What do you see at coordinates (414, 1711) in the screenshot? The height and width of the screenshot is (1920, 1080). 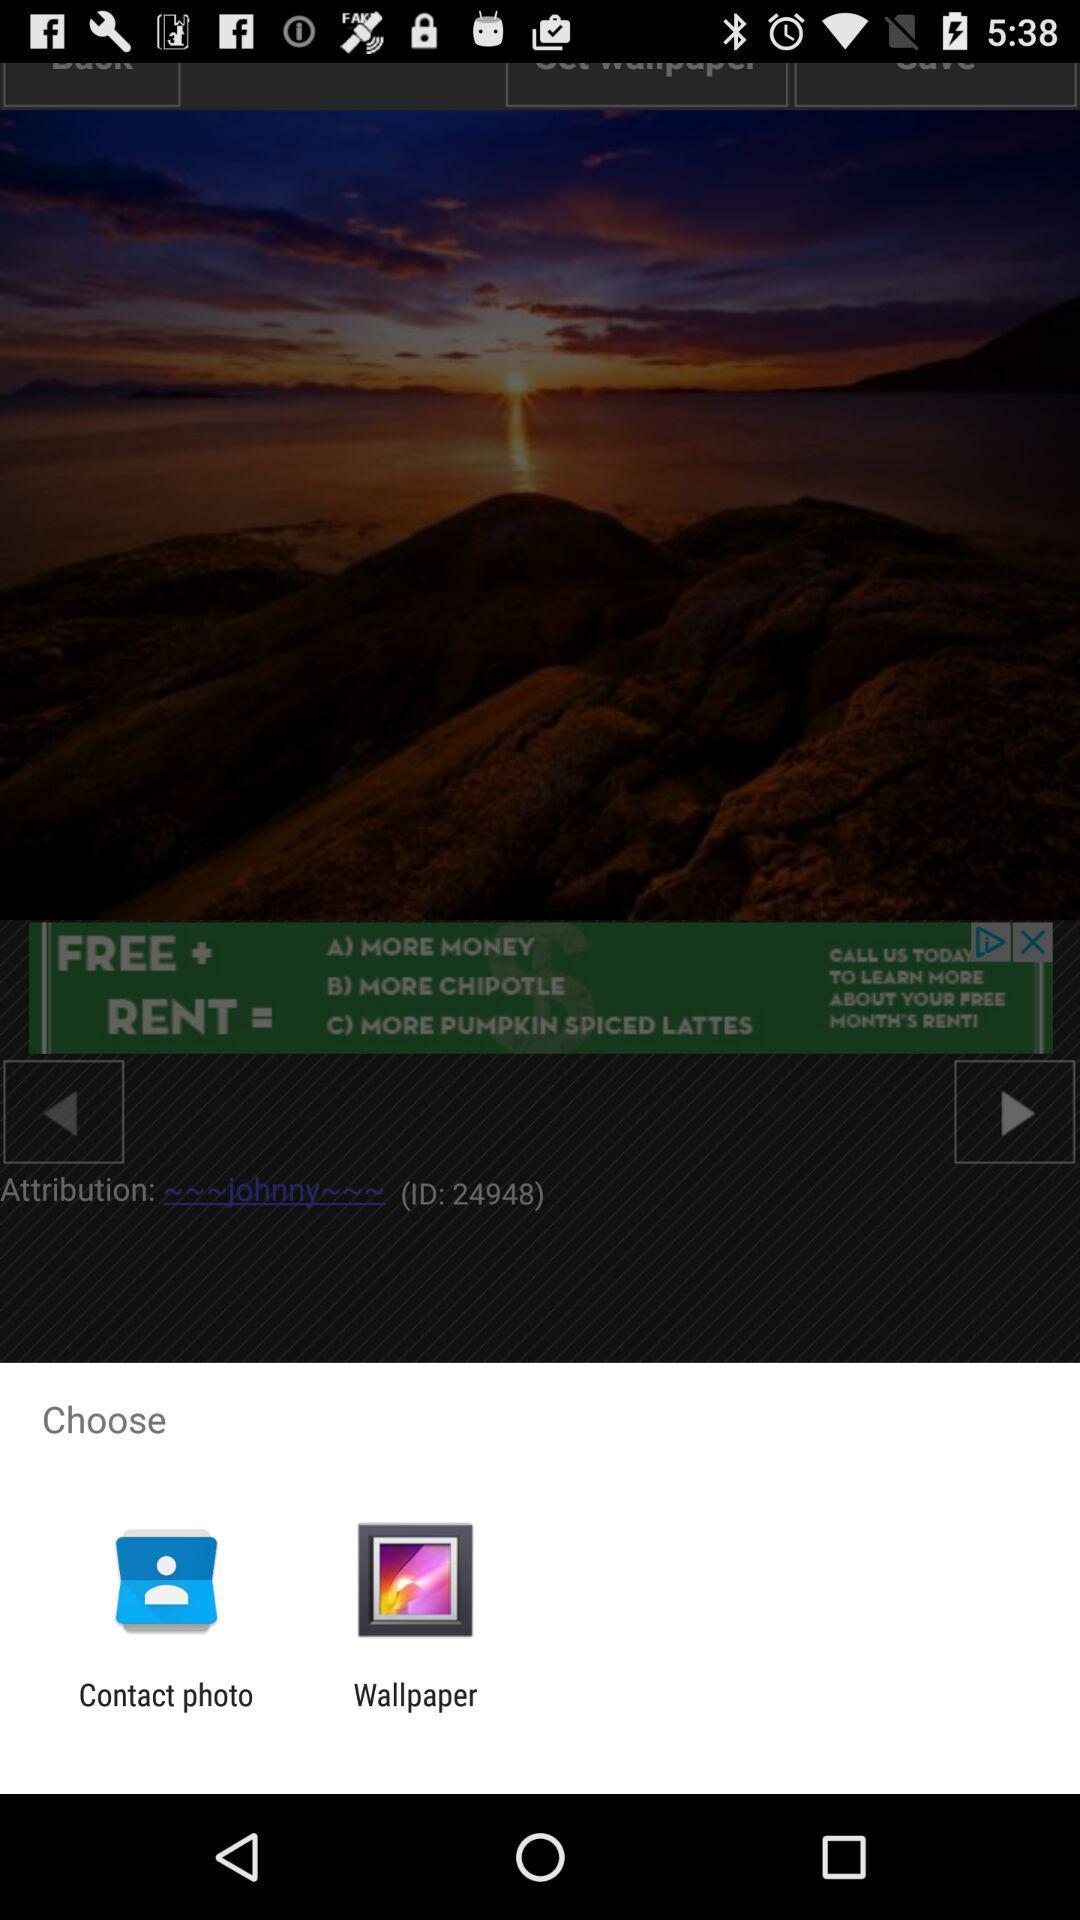 I see `item to the right of contact photo` at bounding box center [414, 1711].